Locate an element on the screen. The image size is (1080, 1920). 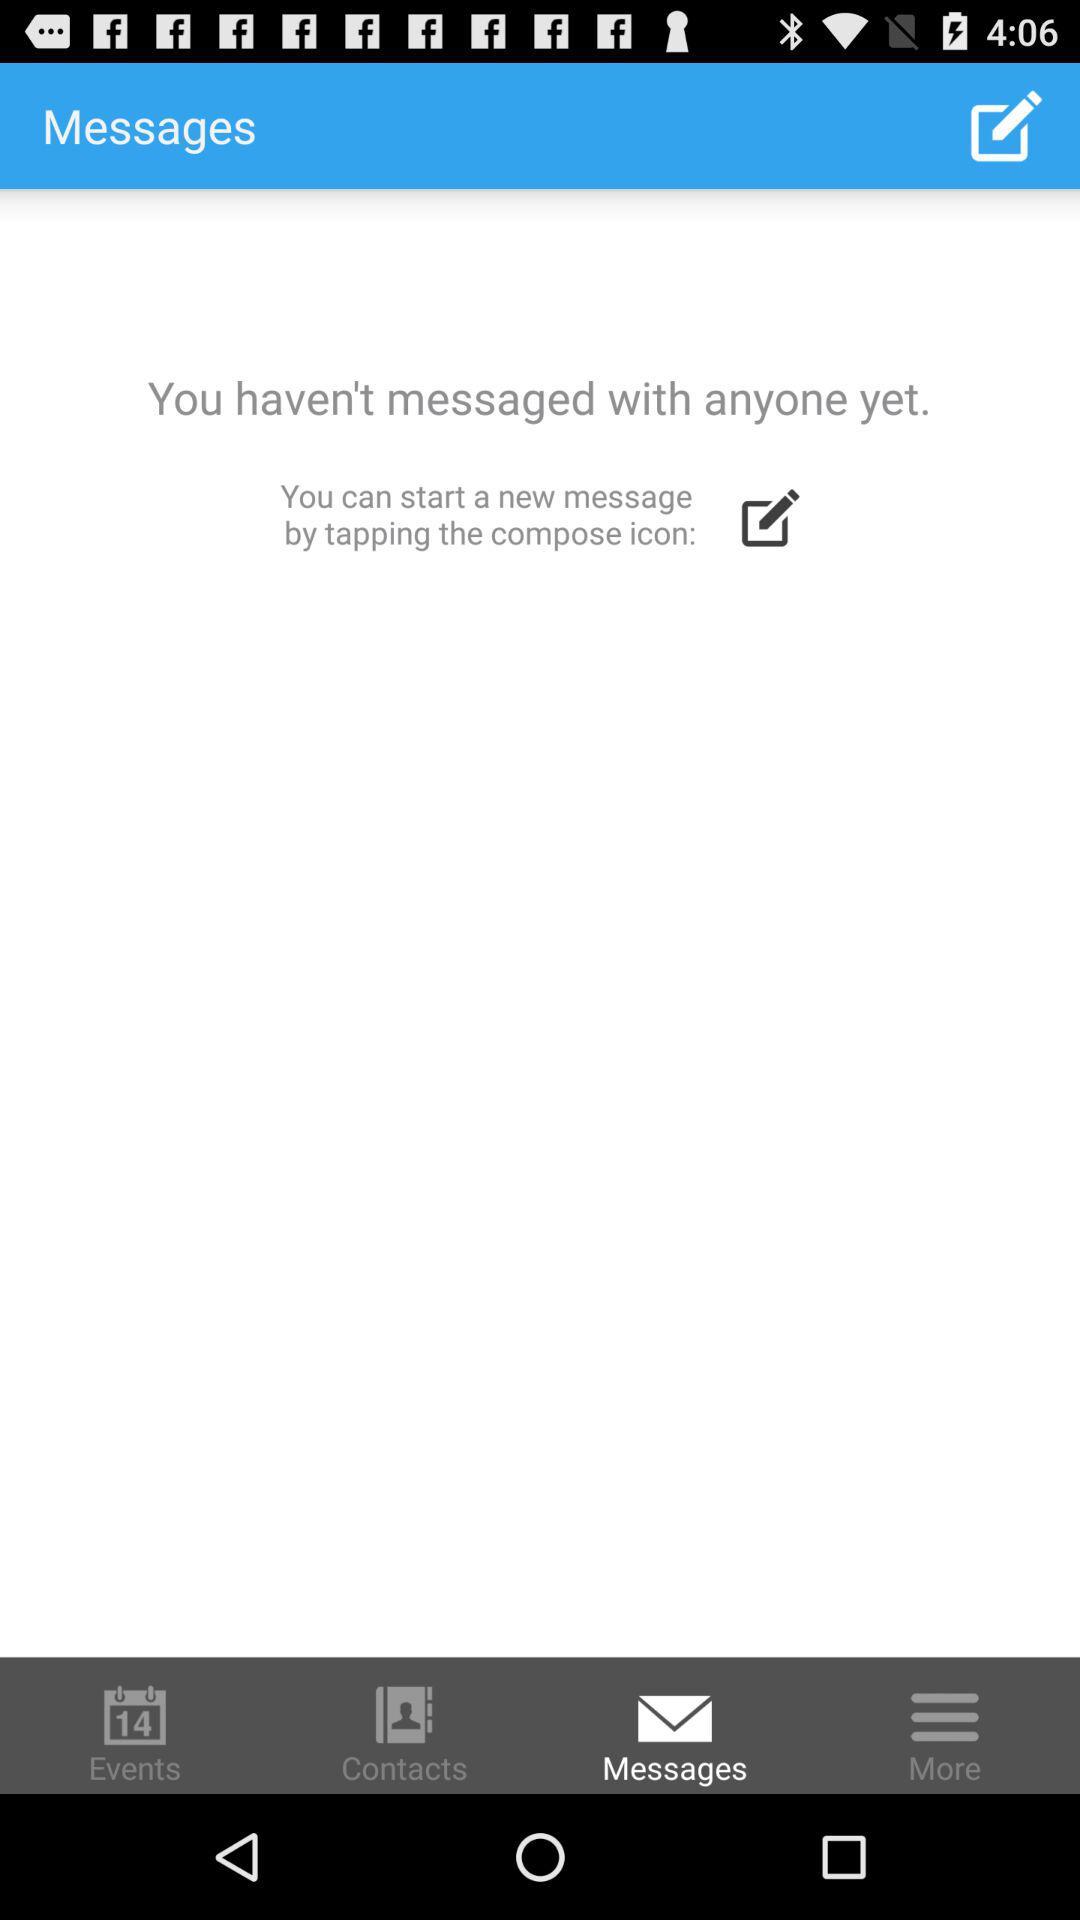
icon at the center is located at coordinates (540, 921).